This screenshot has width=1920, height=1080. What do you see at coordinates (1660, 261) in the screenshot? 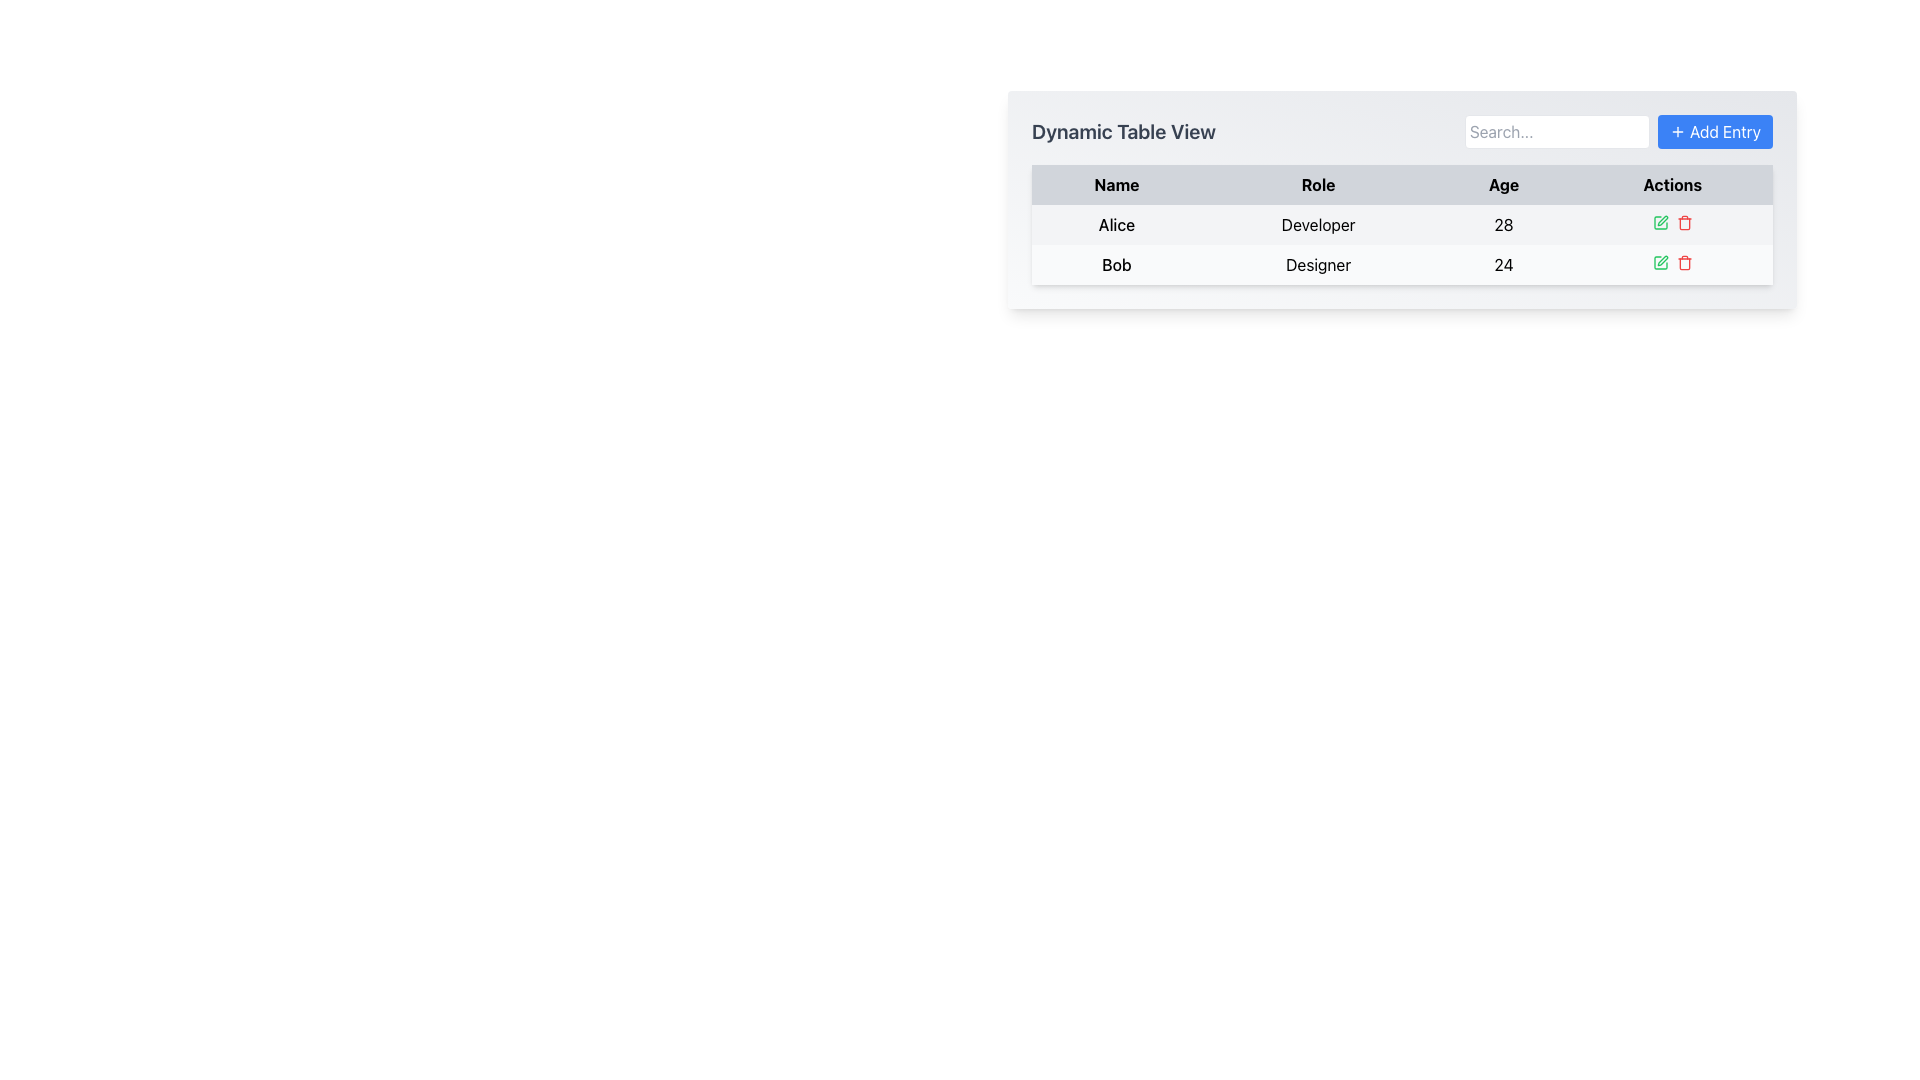
I see `the edit icon button associated with the second row of the table under the 'Actions' column` at bounding box center [1660, 261].